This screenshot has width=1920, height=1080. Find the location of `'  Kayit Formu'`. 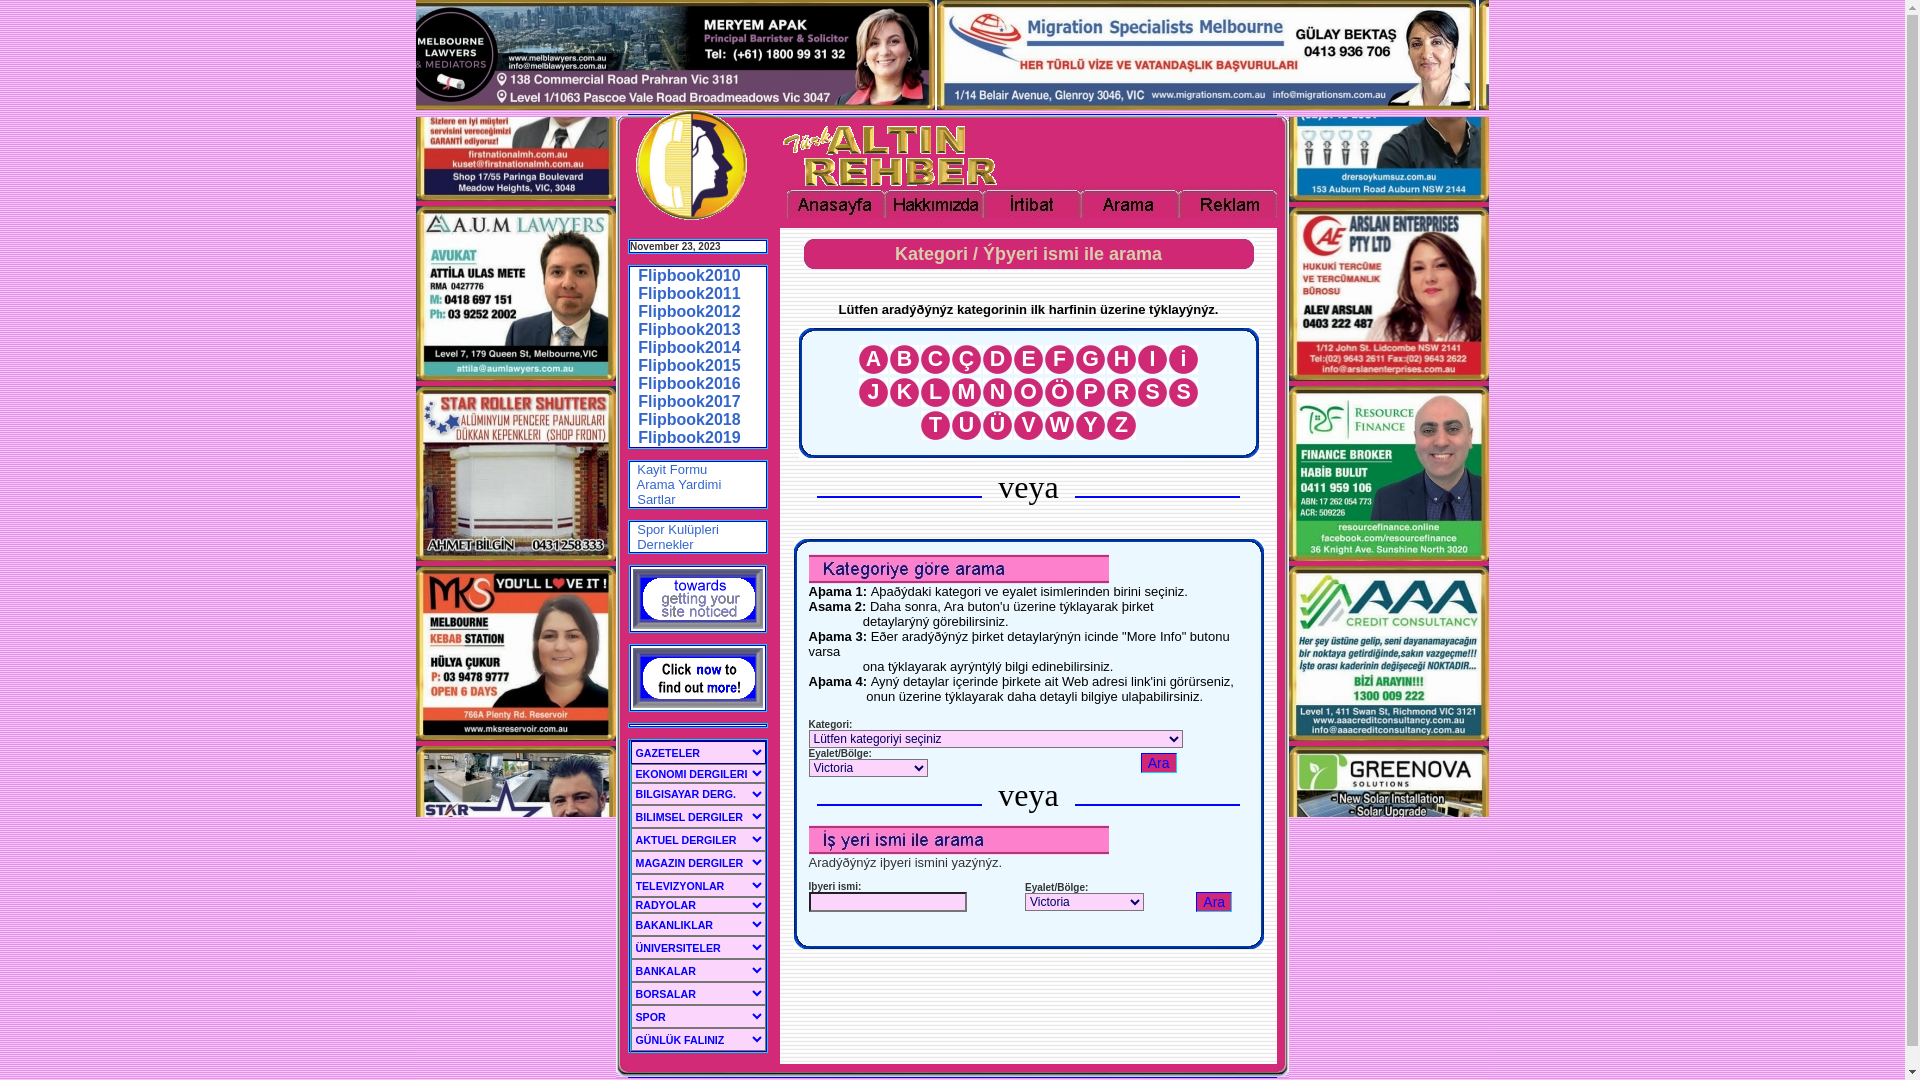

'  Kayit Formu' is located at coordinates (668, 469).